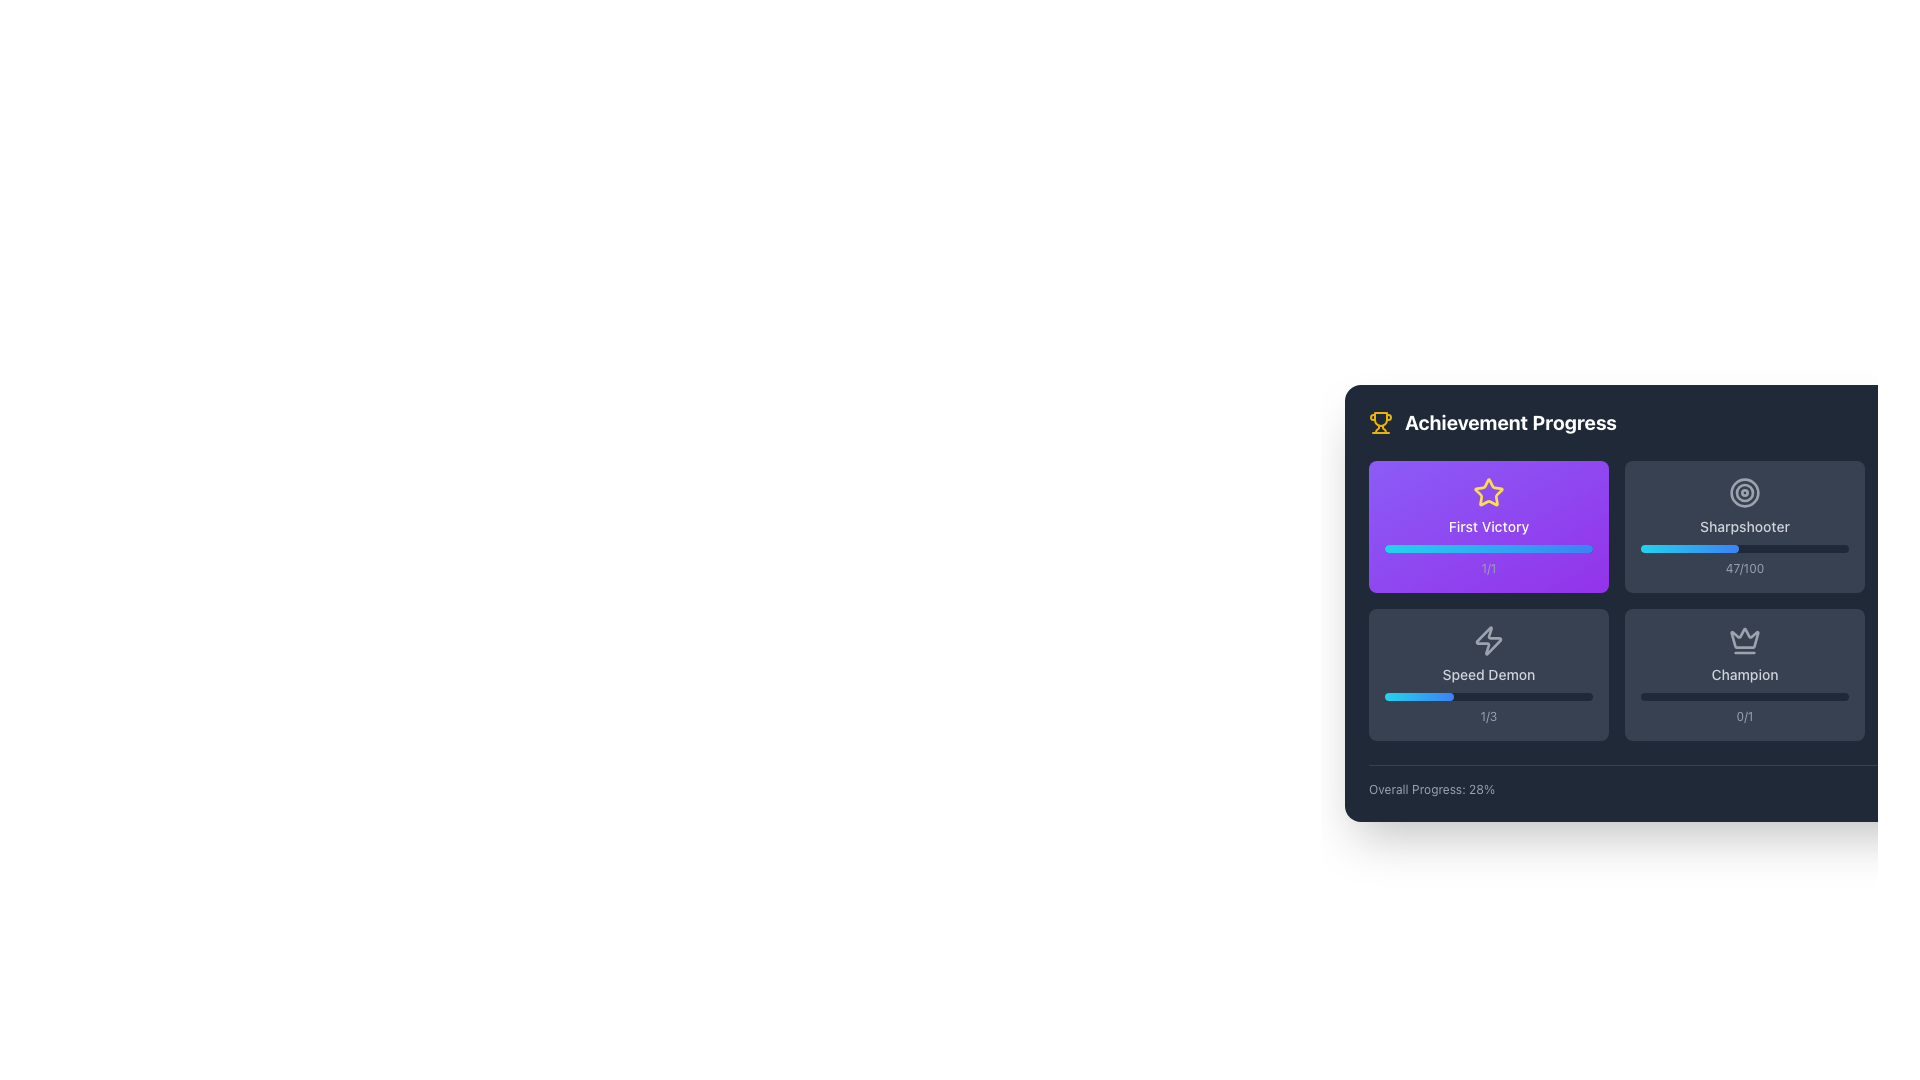 This screenshot has height=1080, width=1920. I want to click on the progress bar indicating 47% completion for the 'Sharpshooter' achievement located in the 'Achievement Progress' panel, so click(1688, 548).